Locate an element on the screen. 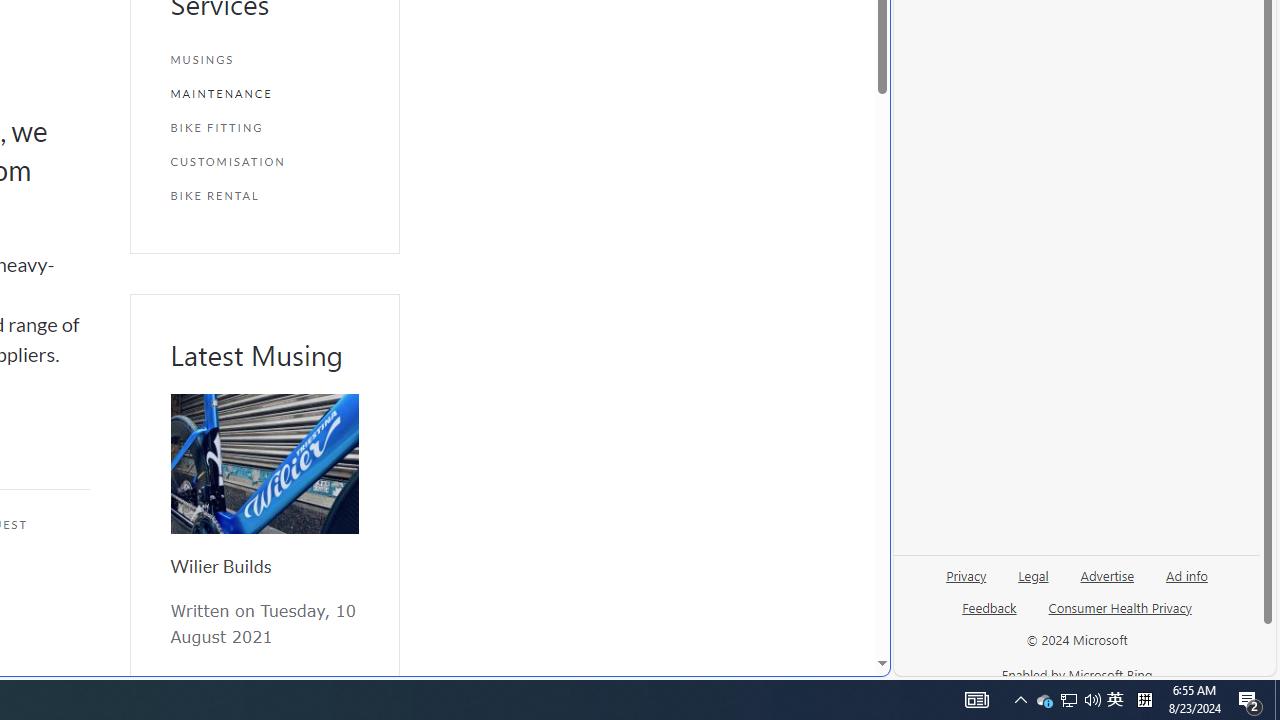 The height and width of the screenshot is (720, 1280). 'Wilier Builds' is located at coordinates (263, 464).